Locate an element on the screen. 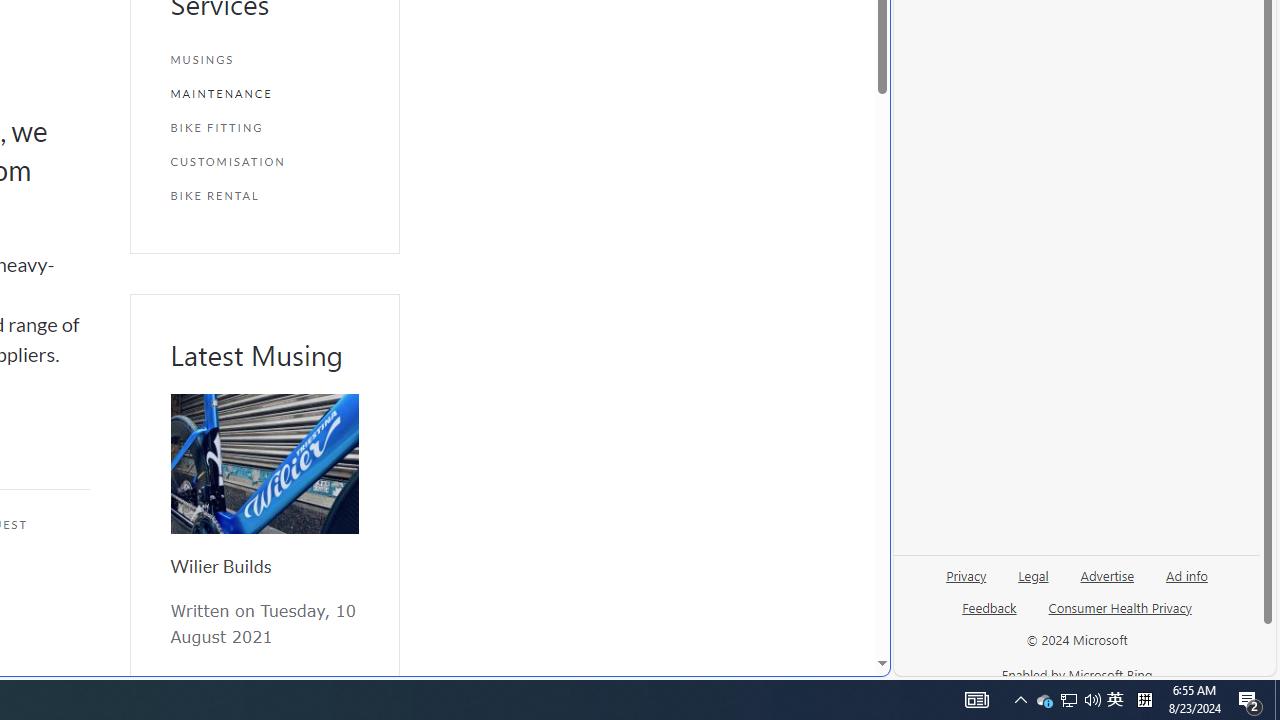 The height and width of the screenshot is (720, 1280). 'Wilier Builds' is located at coordinates (263, 464).